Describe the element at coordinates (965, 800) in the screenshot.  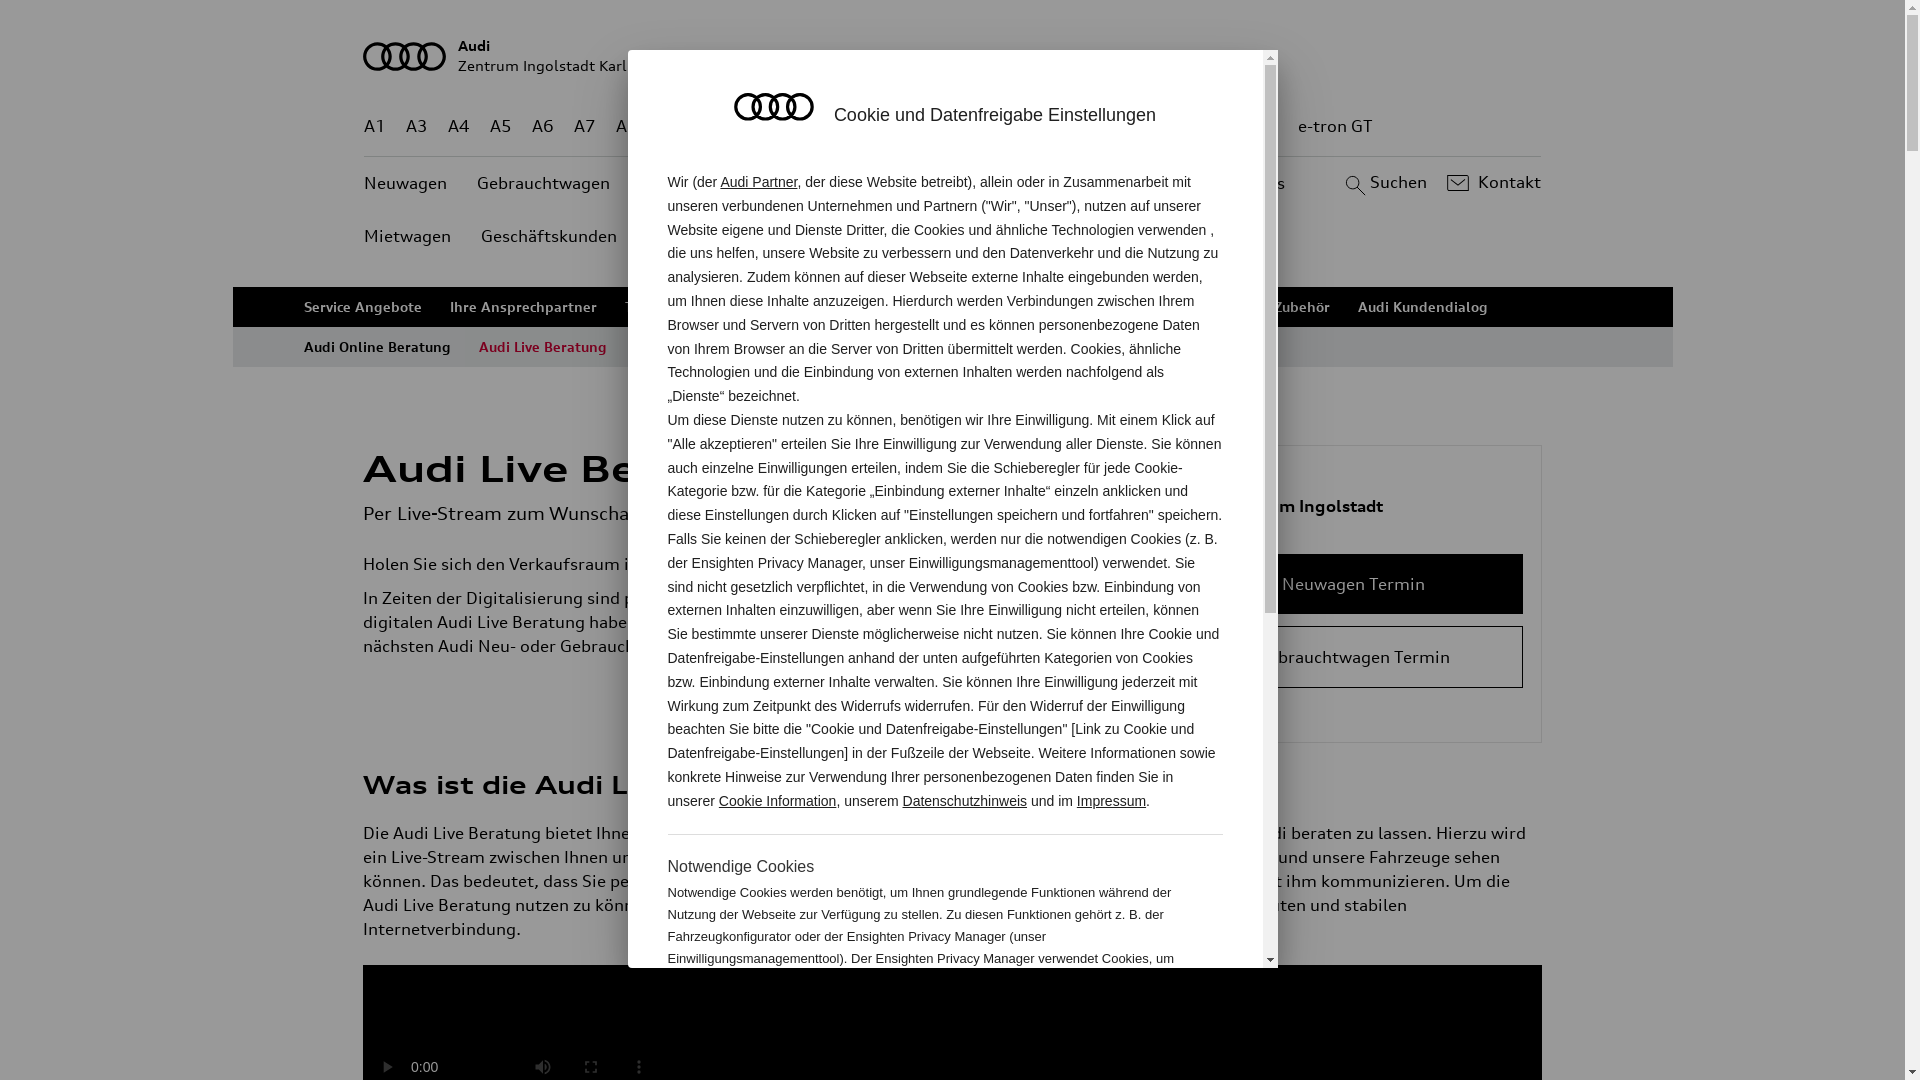
I see `'Datenschutzhinweis'` at that location.